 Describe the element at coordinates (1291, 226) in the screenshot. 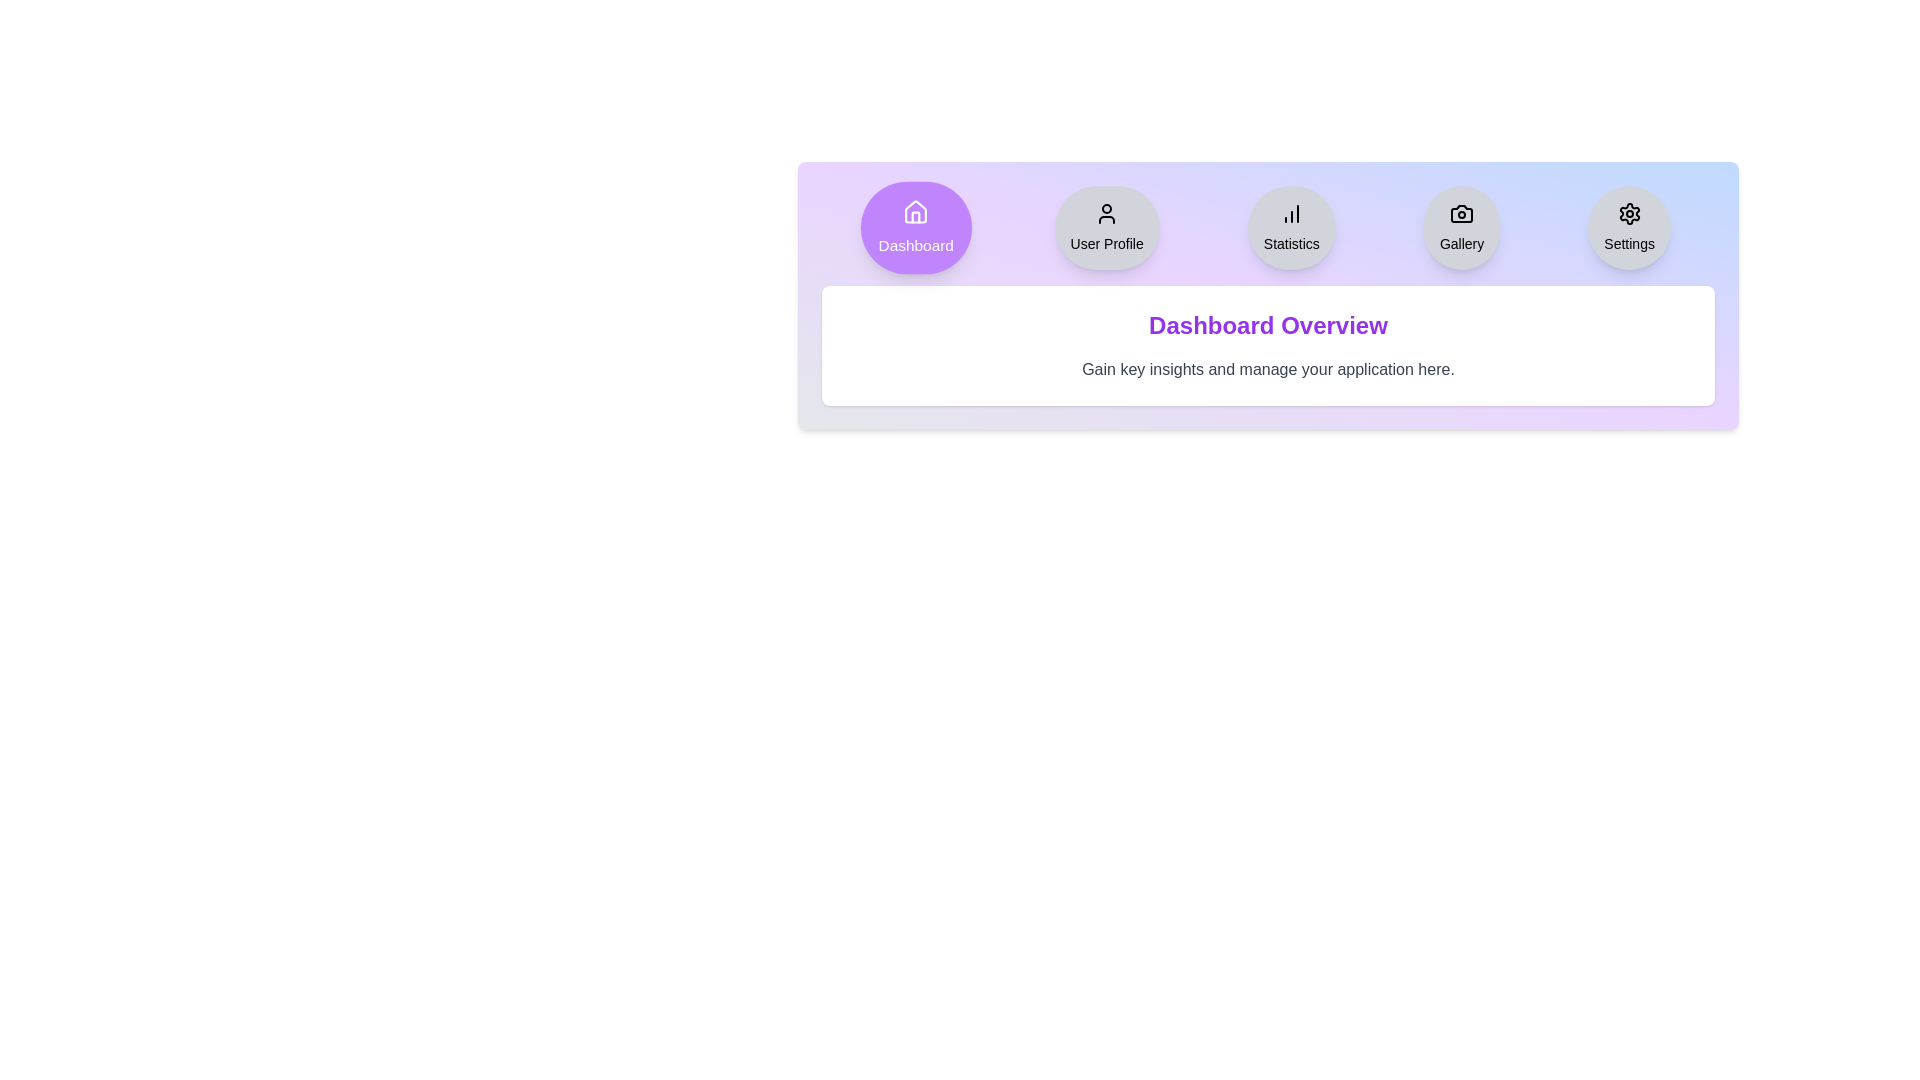

I see `the 'Statistics' navigation button, which is the third button from the left in a row of five` at that location.